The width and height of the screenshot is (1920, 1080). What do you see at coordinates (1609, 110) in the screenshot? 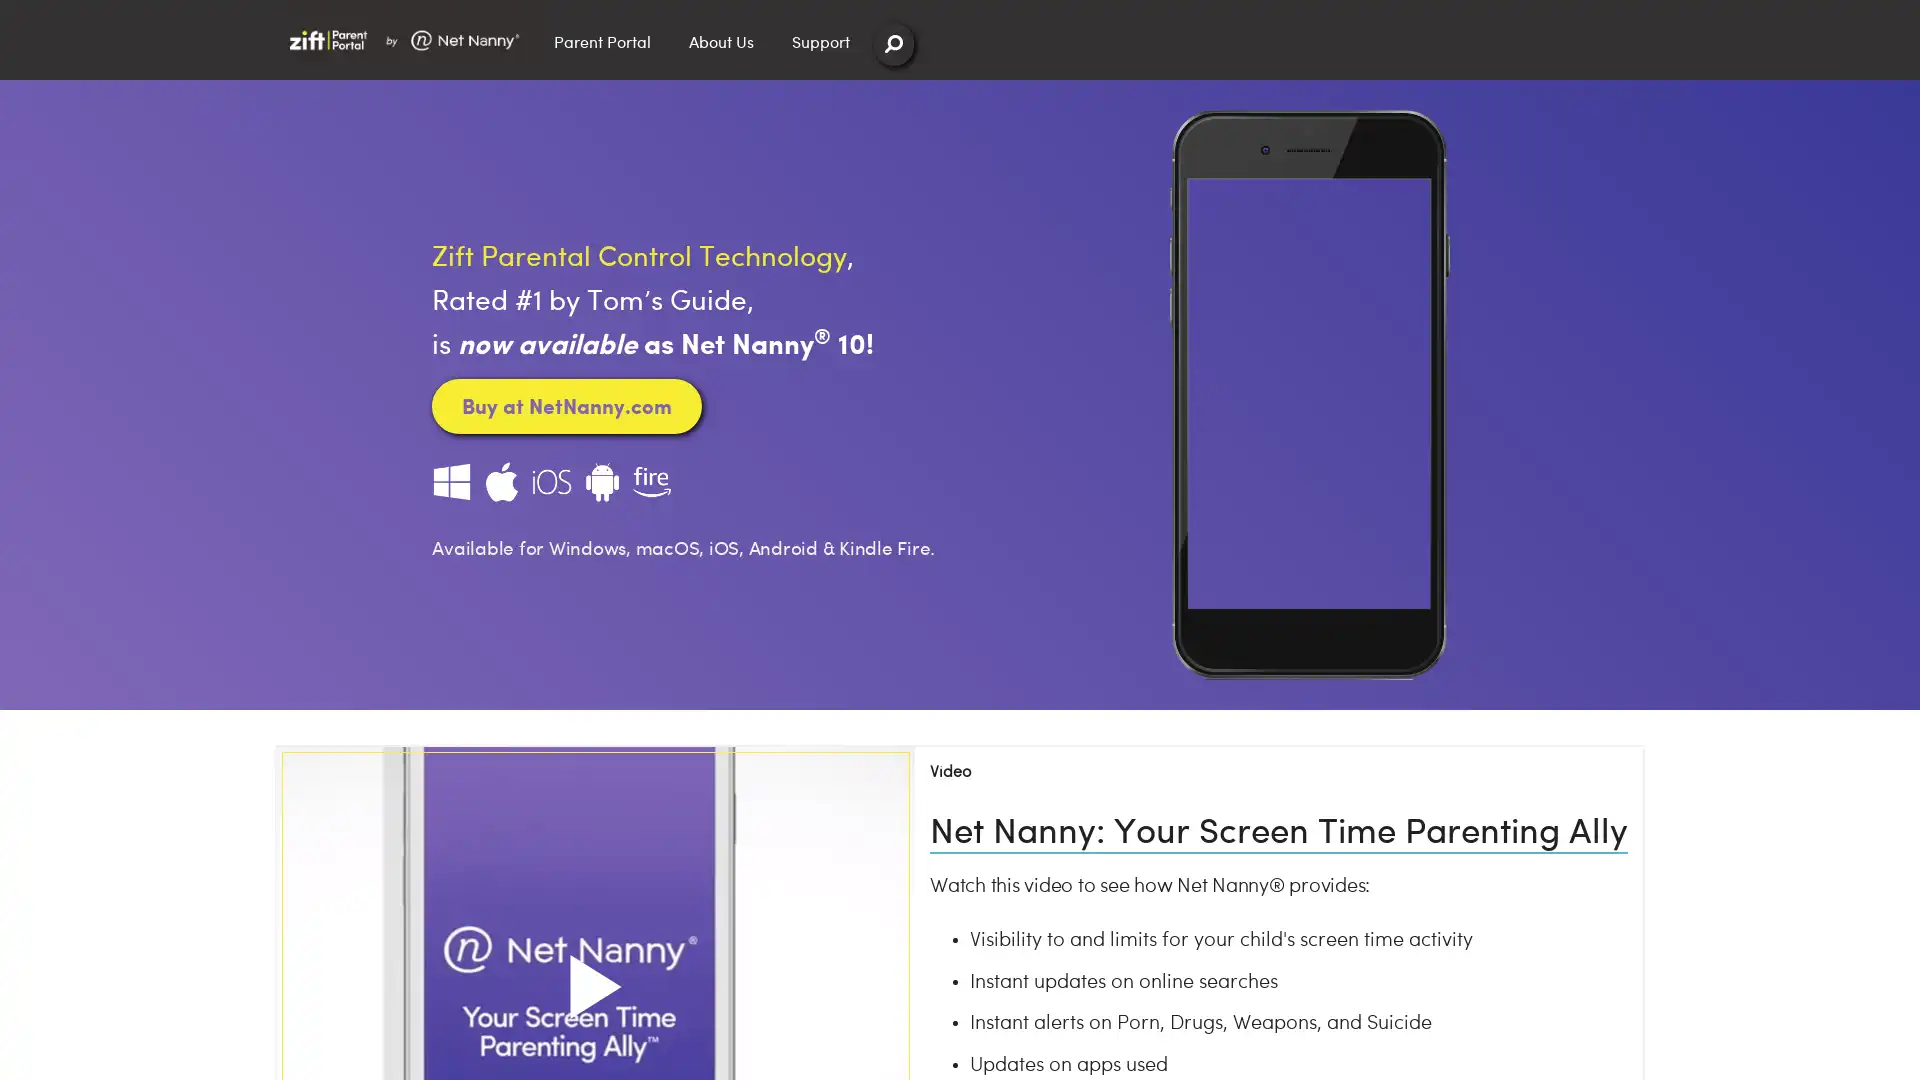
I see `Close Search` at bounding box center [1609, 110].